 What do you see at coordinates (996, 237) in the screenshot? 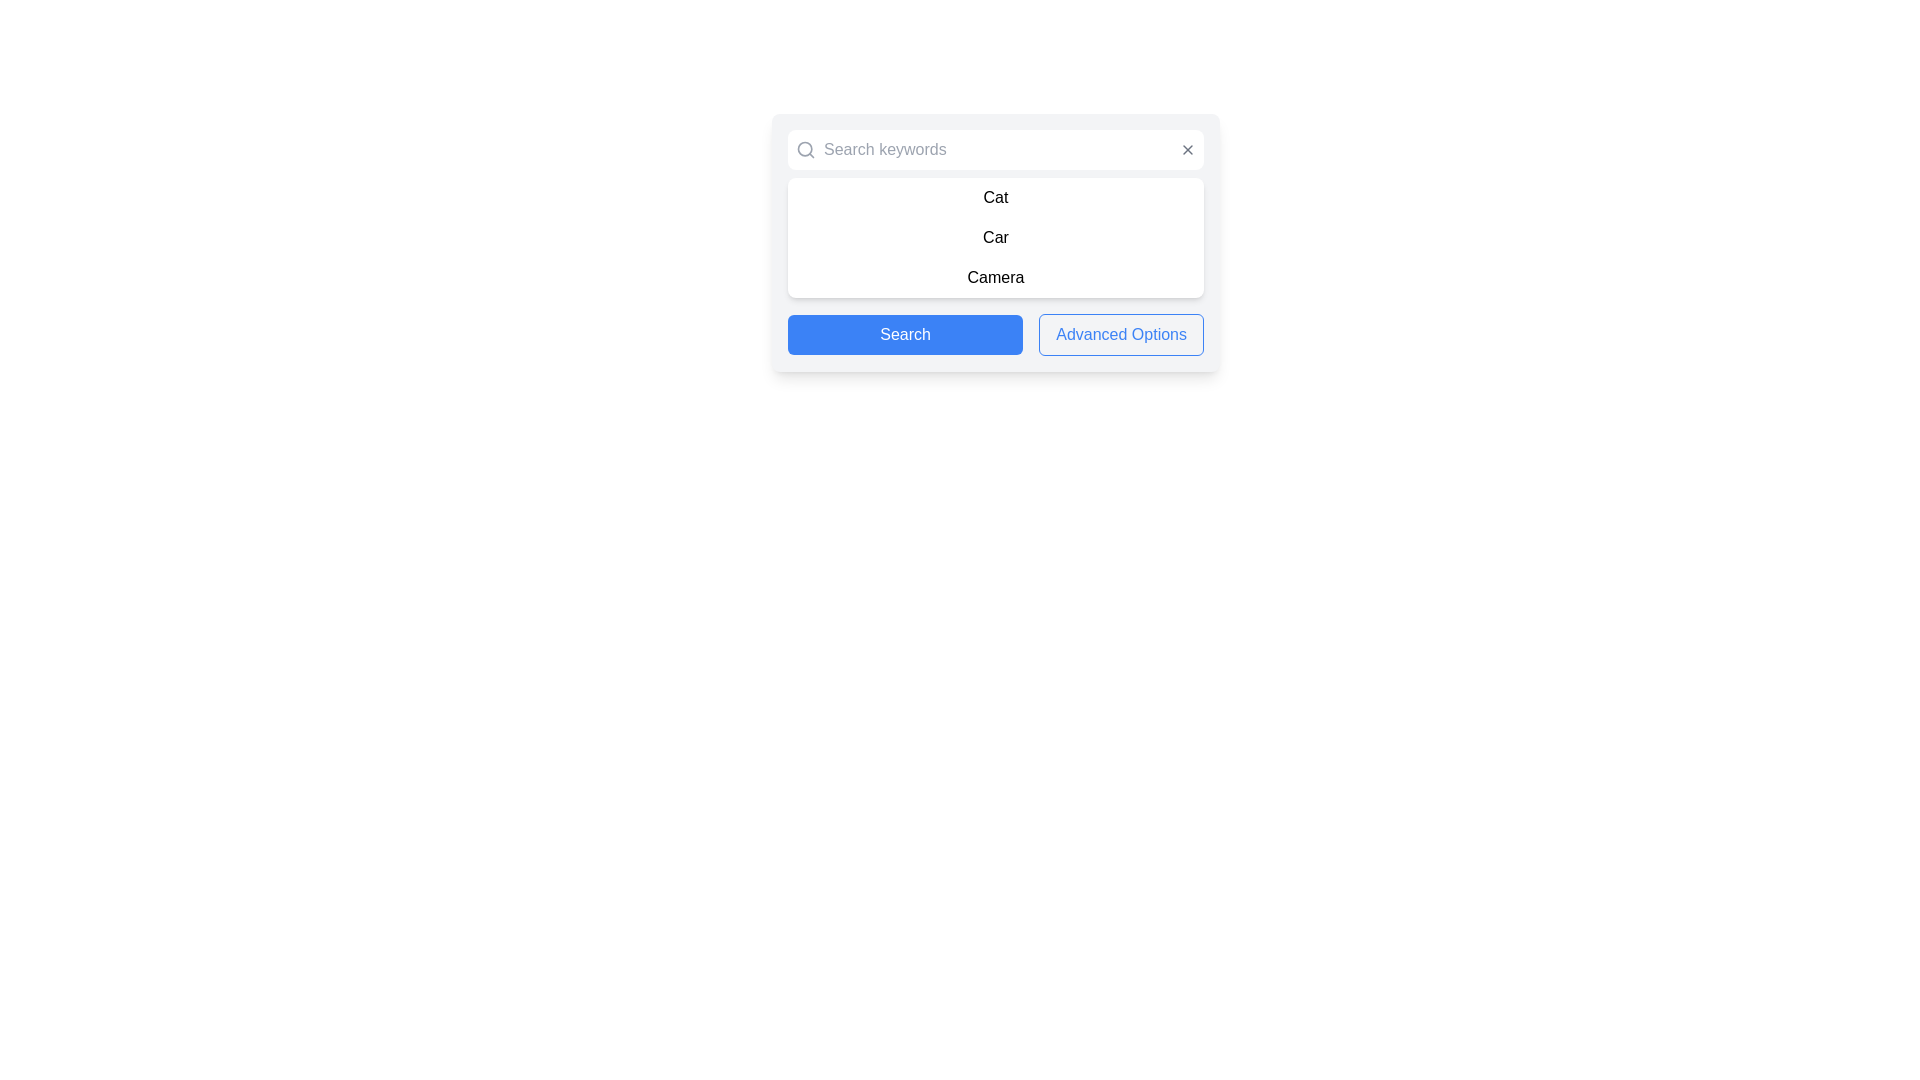
I see `the second item 'Car' in the vertically-stacked list within the dropdown menu` at bounding box center [996, 237].